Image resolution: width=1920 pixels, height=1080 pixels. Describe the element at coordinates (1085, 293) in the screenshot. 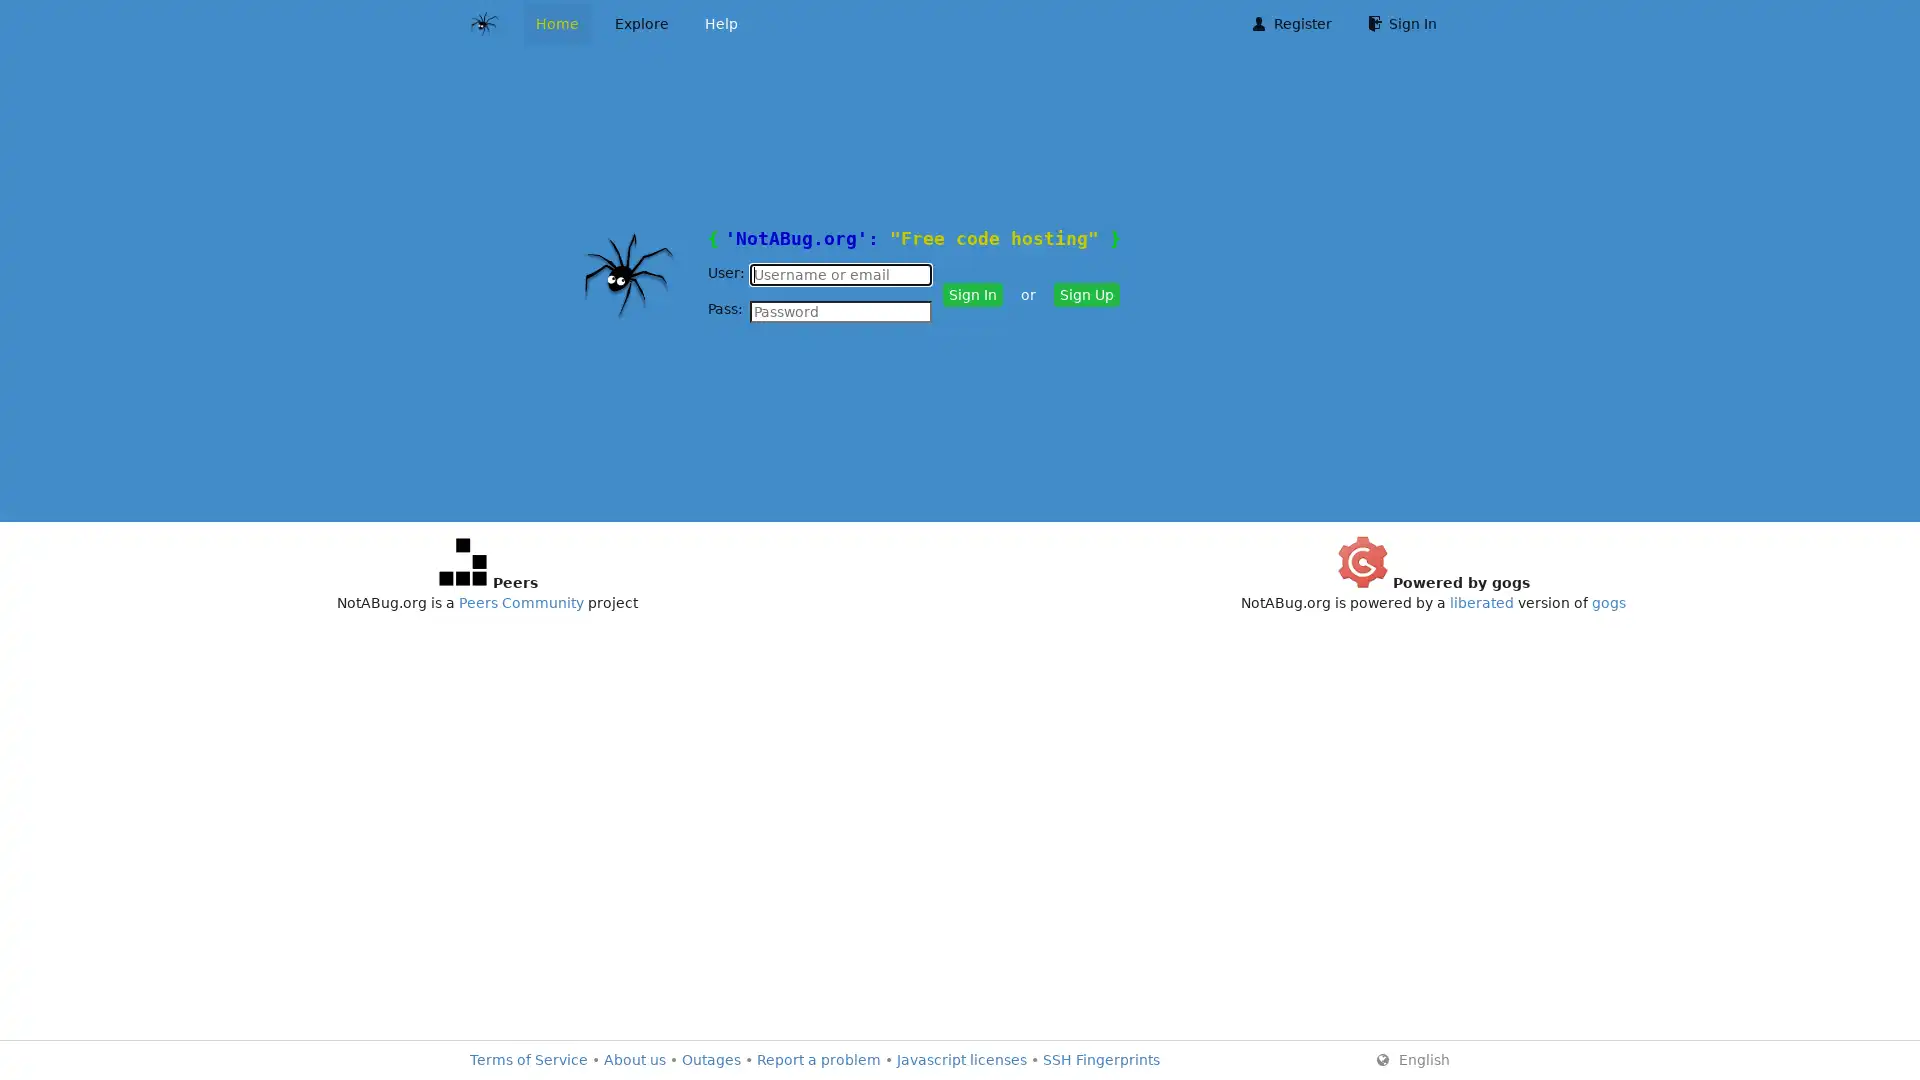

I see `Sign Up` at that location.